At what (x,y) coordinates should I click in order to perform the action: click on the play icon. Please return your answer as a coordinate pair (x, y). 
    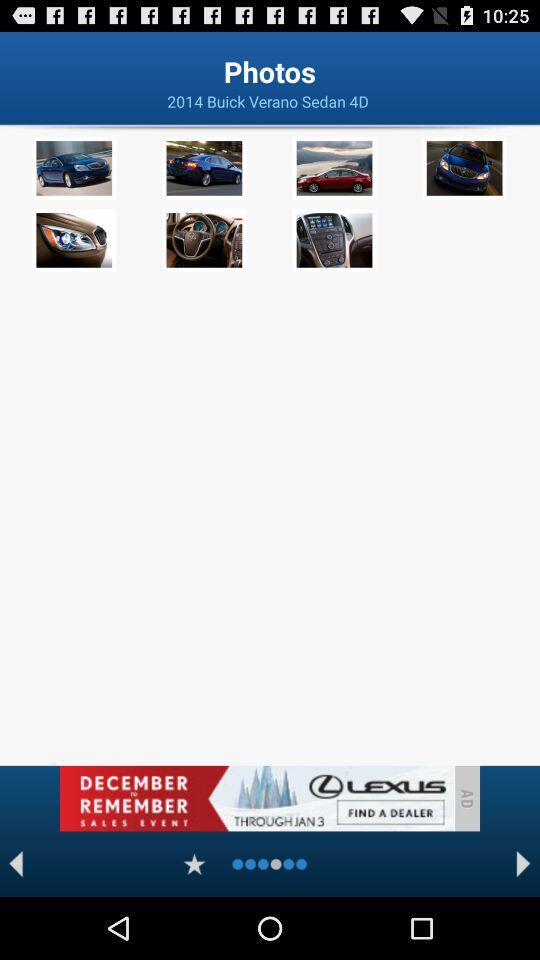
    Looking at the image, I should click on (523, 924).